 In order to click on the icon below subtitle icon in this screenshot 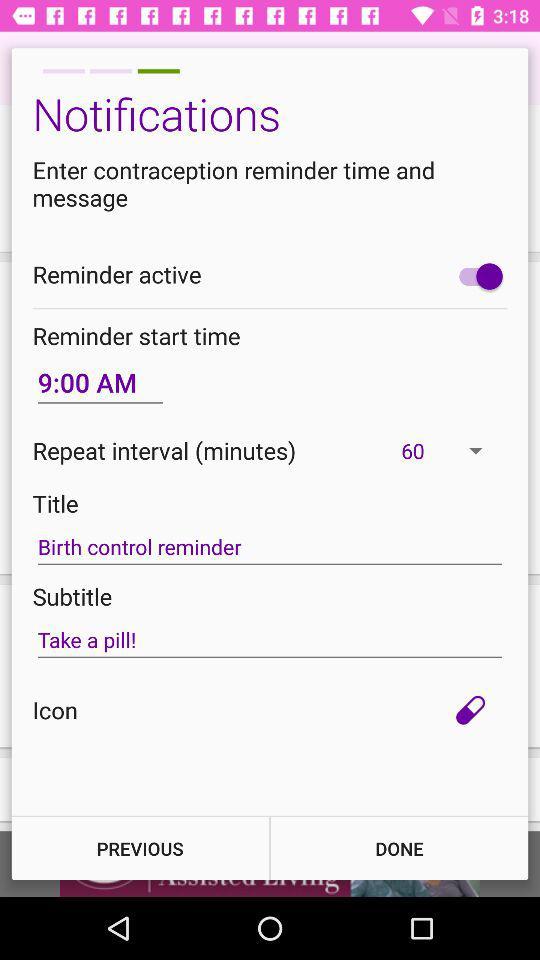, I will do `click(270, 639)`.